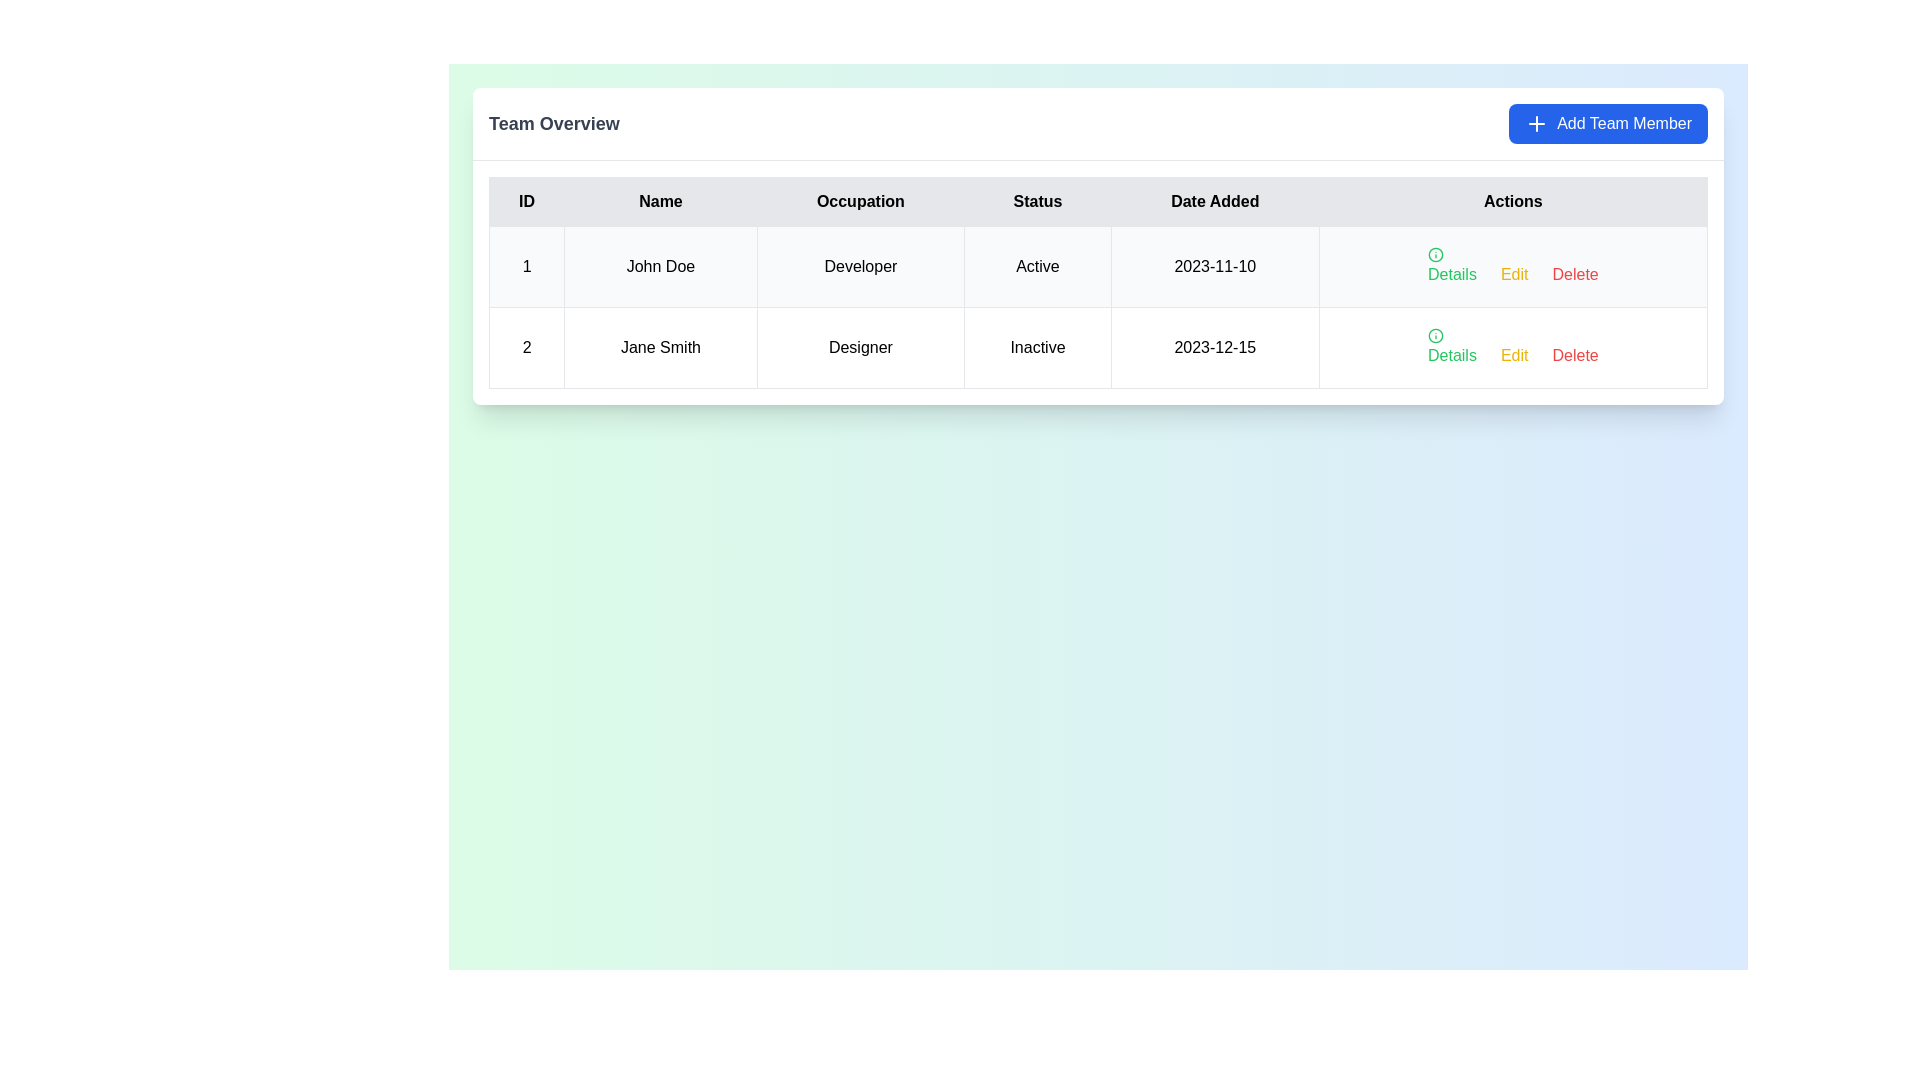 The width and height of the screenshot is (1920, 1080). What do you see at coordinates (527, 346) in the screenshot?
I see `the text display element in the first cell of the row labeled 'Jane Smith', which shows the unique identifier for the associated item or user` at bounding box center [527, 346].